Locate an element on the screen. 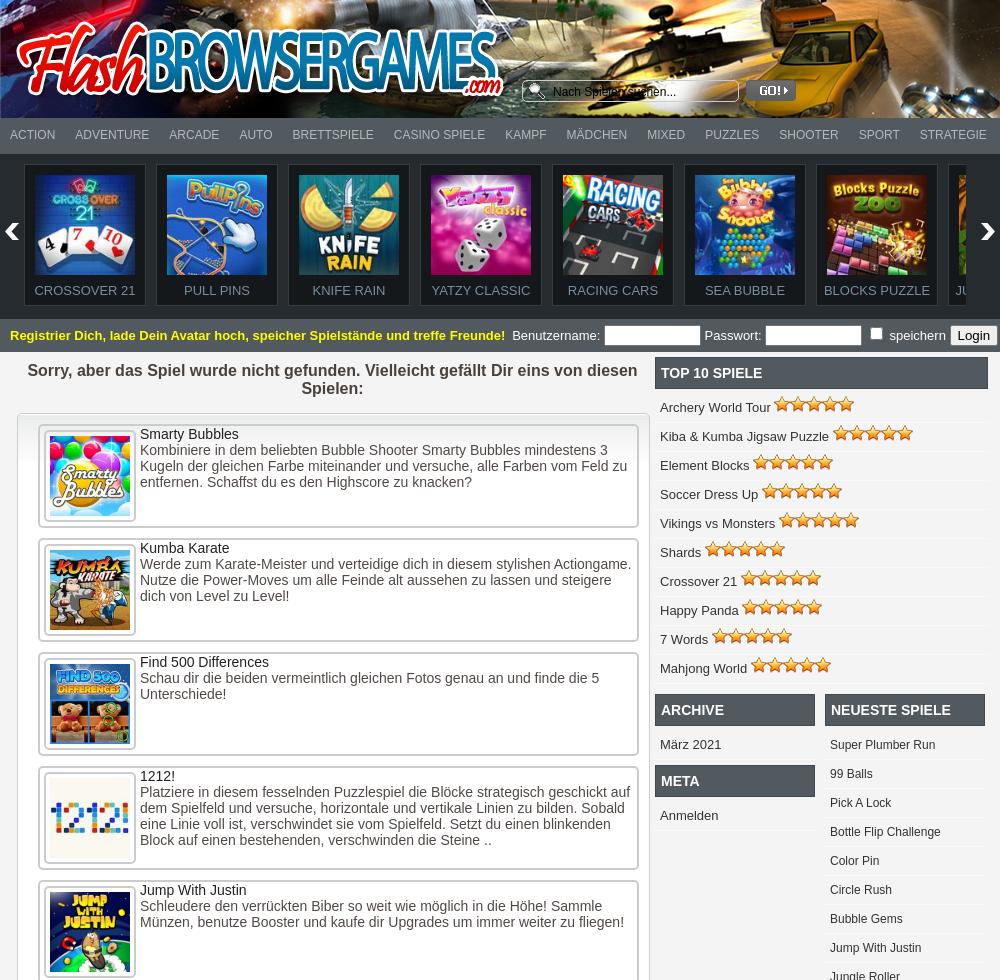  'Sorry, aber das Spiel wurde nicht gefunden. Vielleicht gefällt Dir eins von diesen Spielen:' is located at coordinates (27, 379).